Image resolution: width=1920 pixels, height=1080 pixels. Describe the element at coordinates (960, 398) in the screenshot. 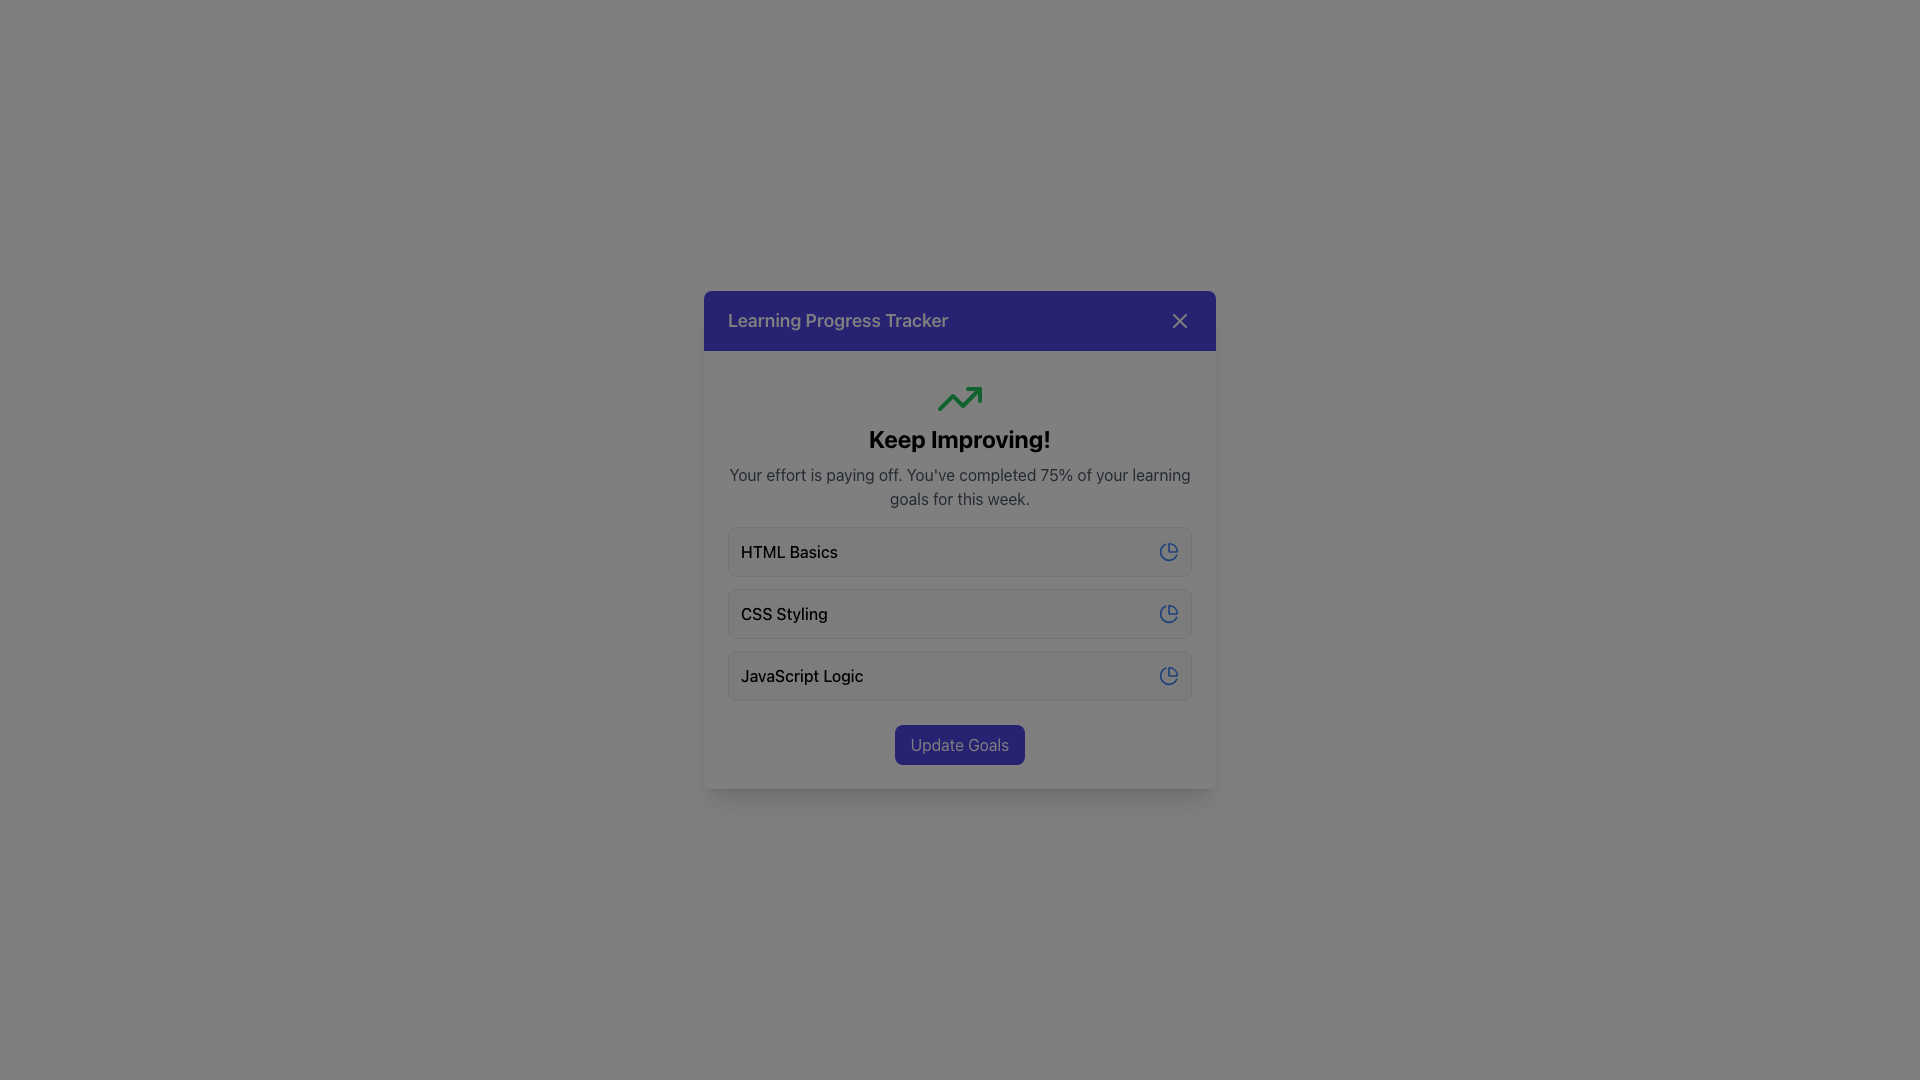

I see `the positive progress icon located above the text 'Keep Improving!' and below the title 'Learning Progress Tracker'. It serves as a visual indicator for success or progress and does not require user interaction` at that location.